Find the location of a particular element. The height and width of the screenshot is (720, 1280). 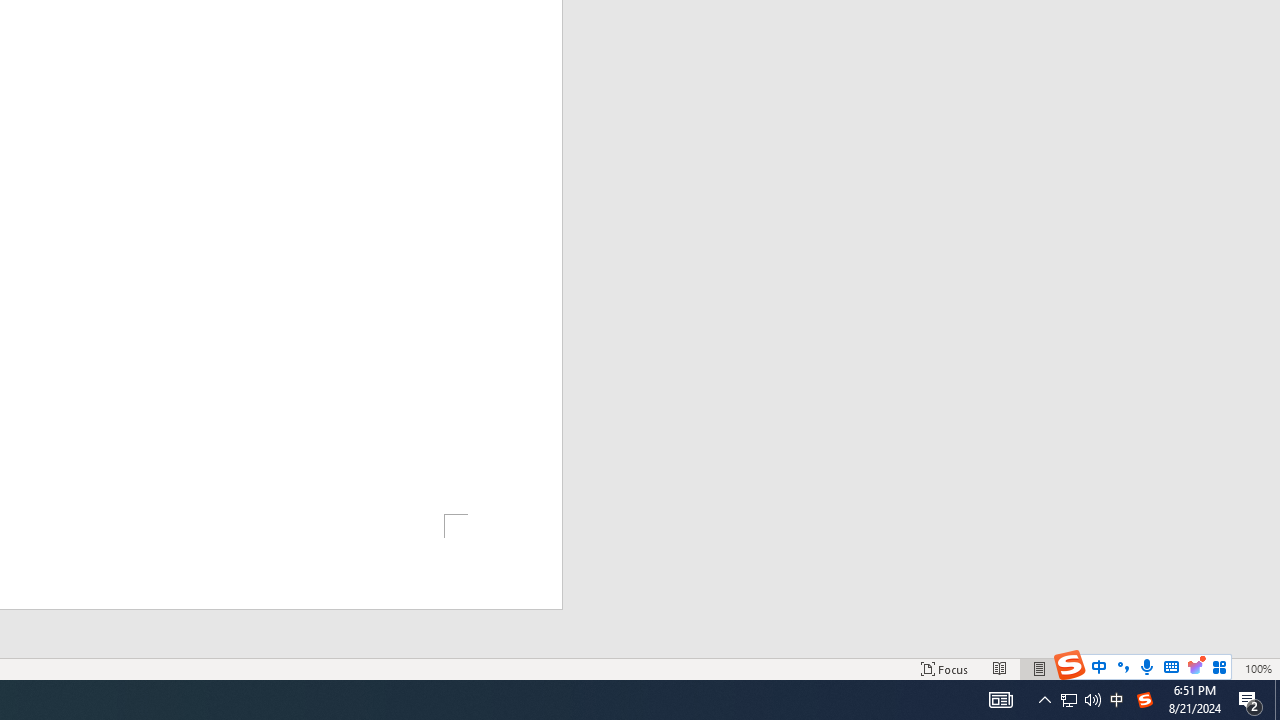

'Zoom 100%' is located at coordinates (1257, 669).